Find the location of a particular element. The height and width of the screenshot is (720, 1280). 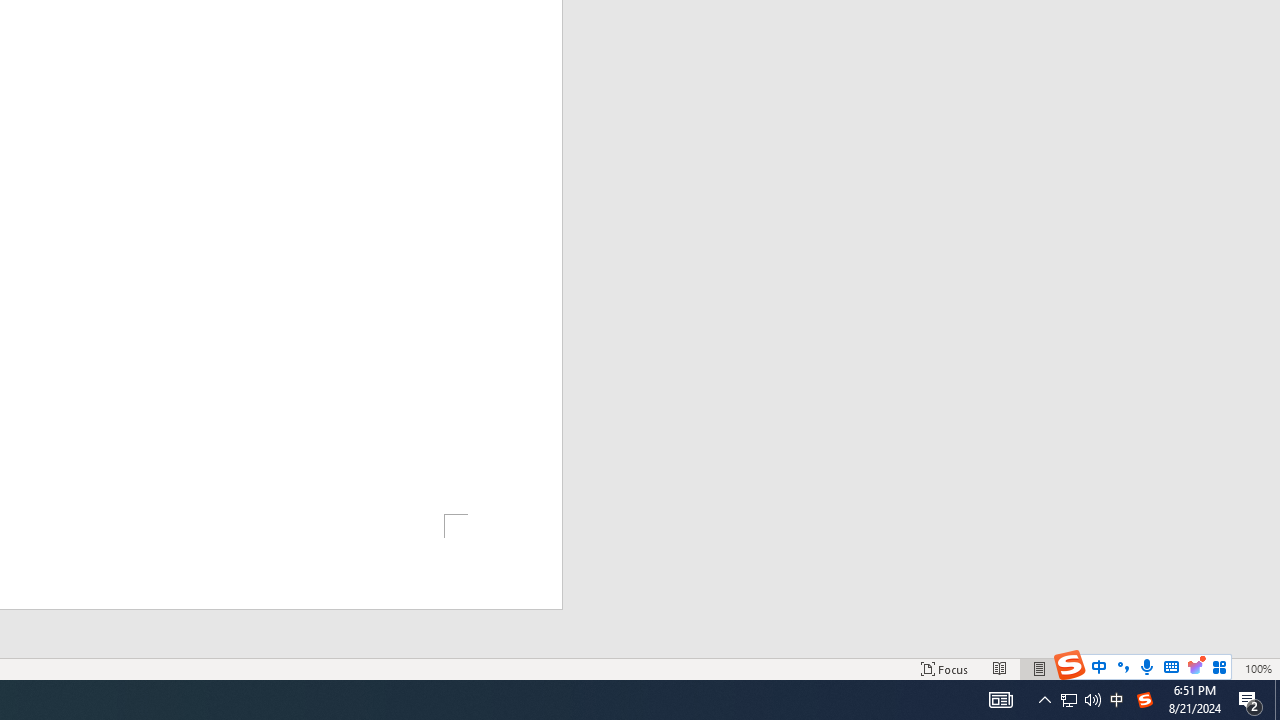

'Zoom 100%' is located at coordinates (1257, 669).